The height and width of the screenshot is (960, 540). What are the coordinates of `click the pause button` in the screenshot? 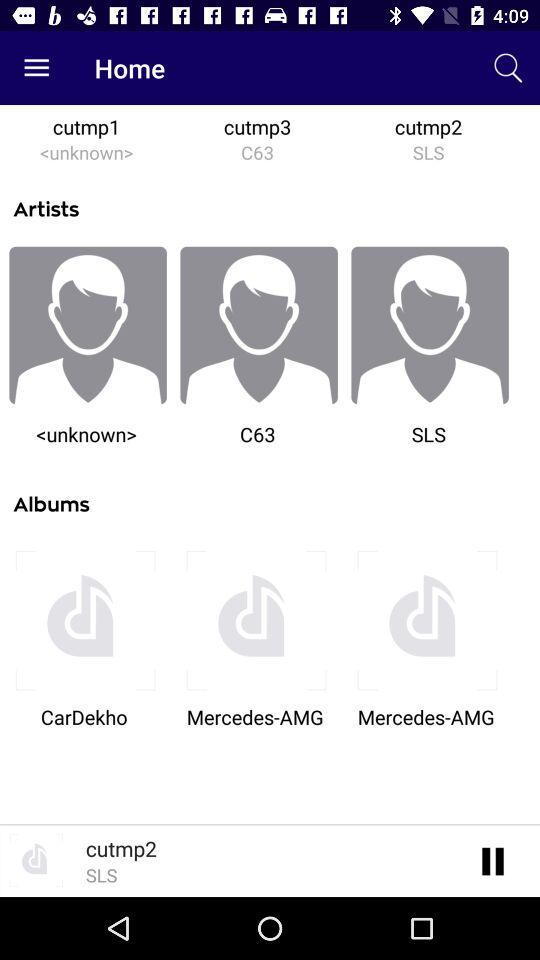 It's located at (492, 859).